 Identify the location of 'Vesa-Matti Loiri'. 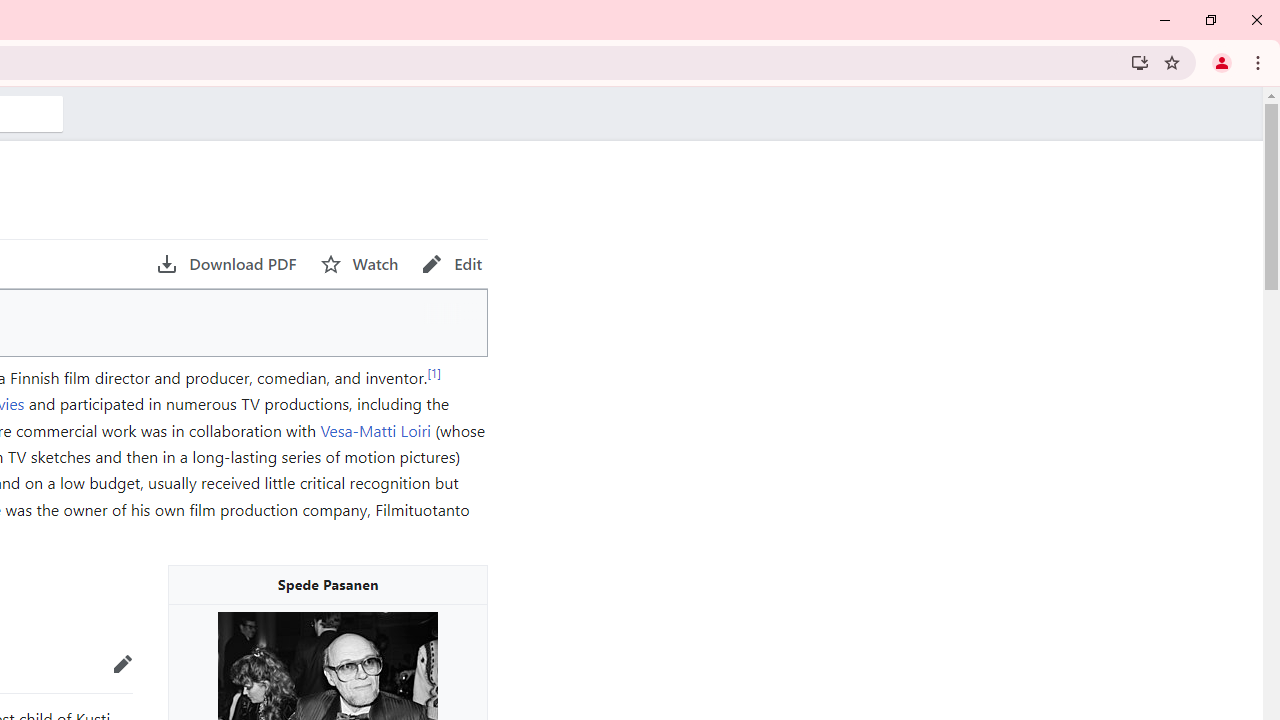
(375, 428).